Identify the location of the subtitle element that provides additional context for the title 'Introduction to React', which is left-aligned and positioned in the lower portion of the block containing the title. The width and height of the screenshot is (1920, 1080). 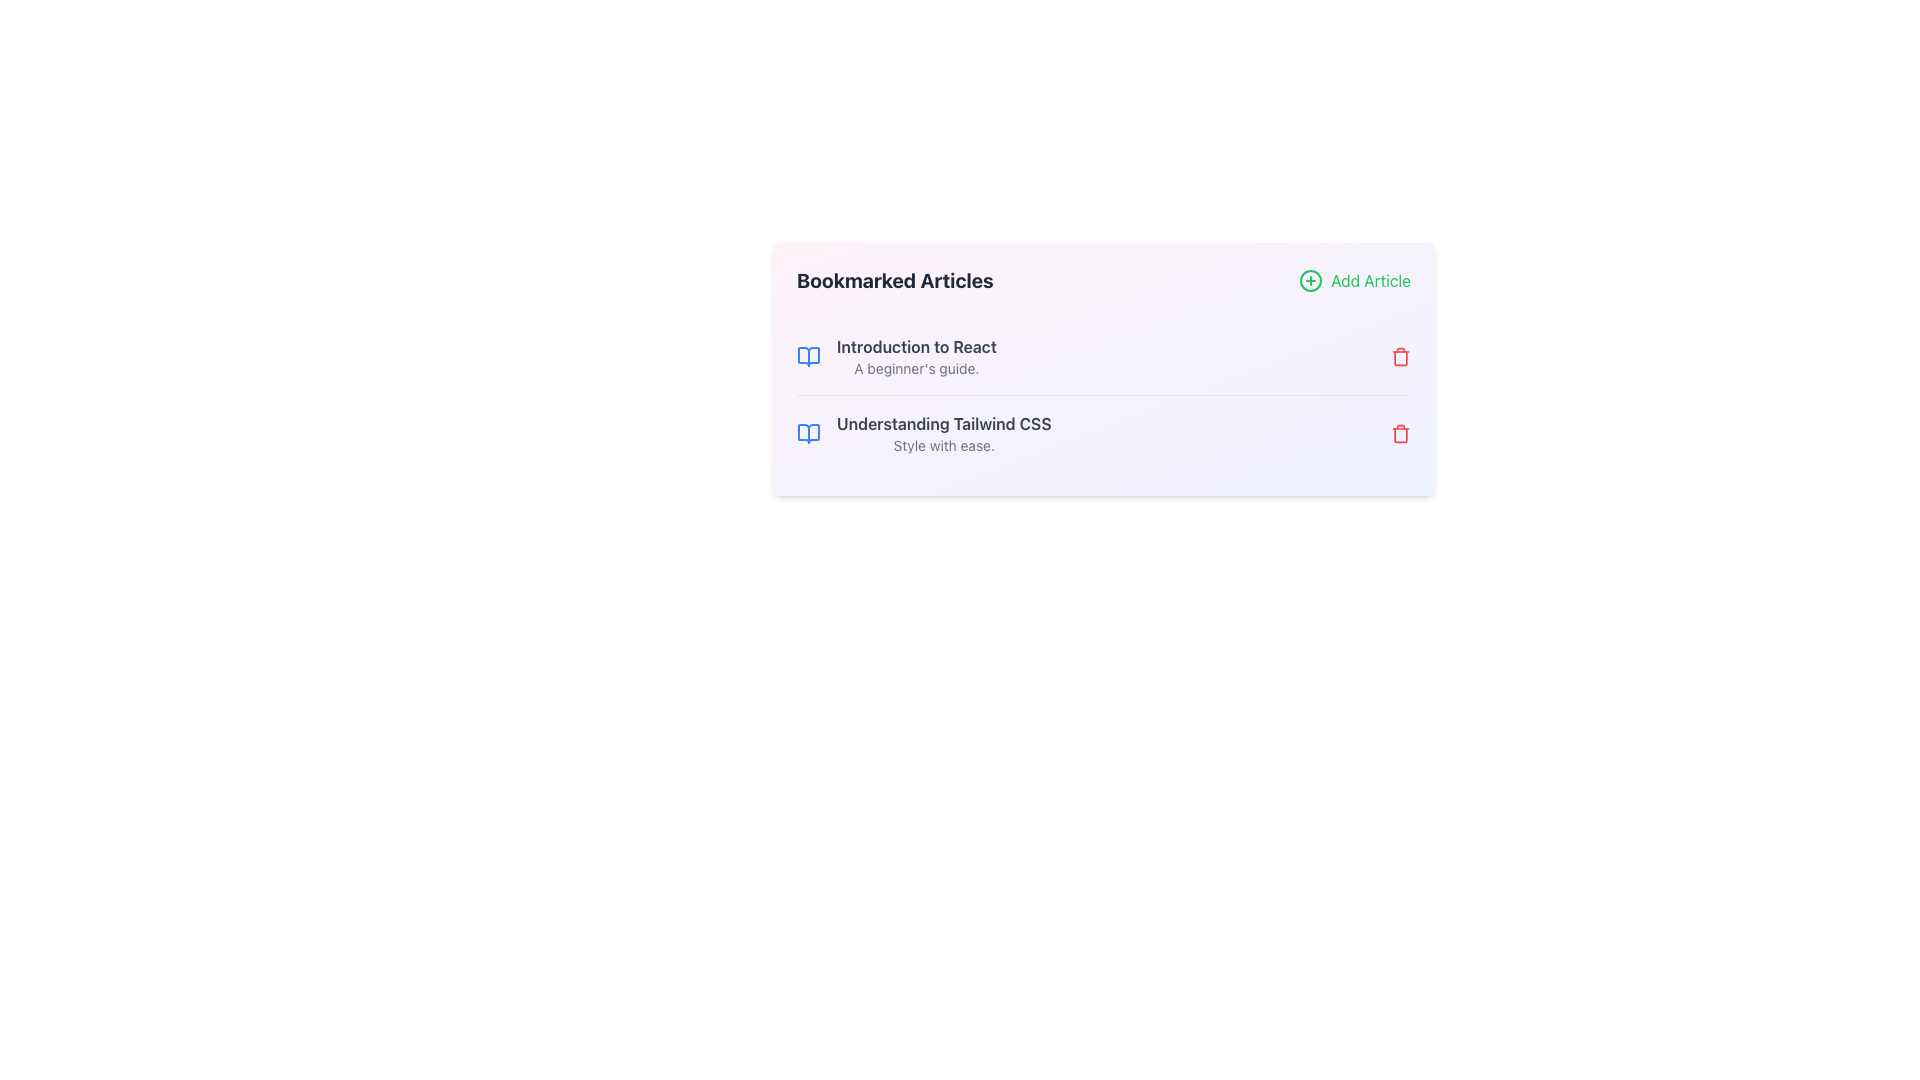
(915, 369).